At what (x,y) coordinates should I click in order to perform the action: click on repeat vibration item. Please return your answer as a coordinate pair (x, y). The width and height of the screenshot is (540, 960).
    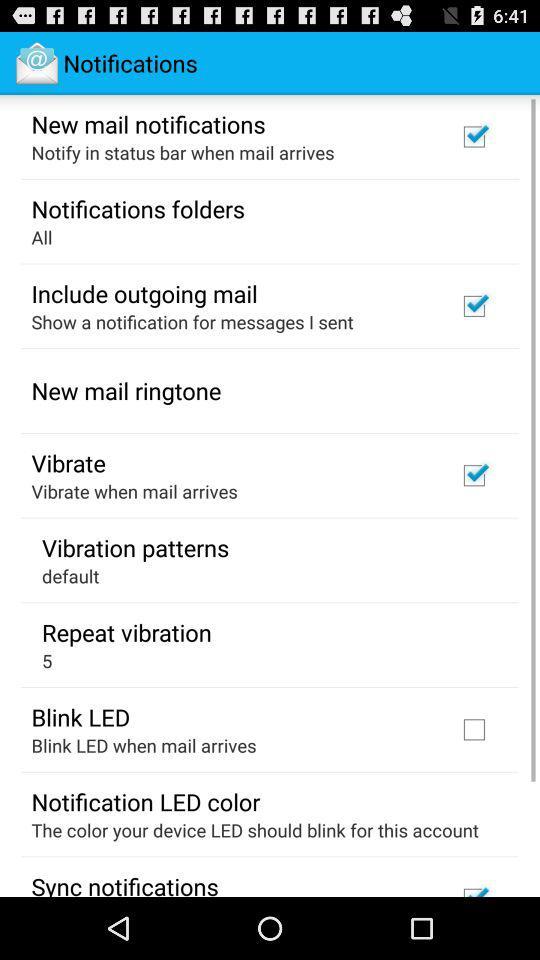
    Looking at the image, I should click on (126, 631).